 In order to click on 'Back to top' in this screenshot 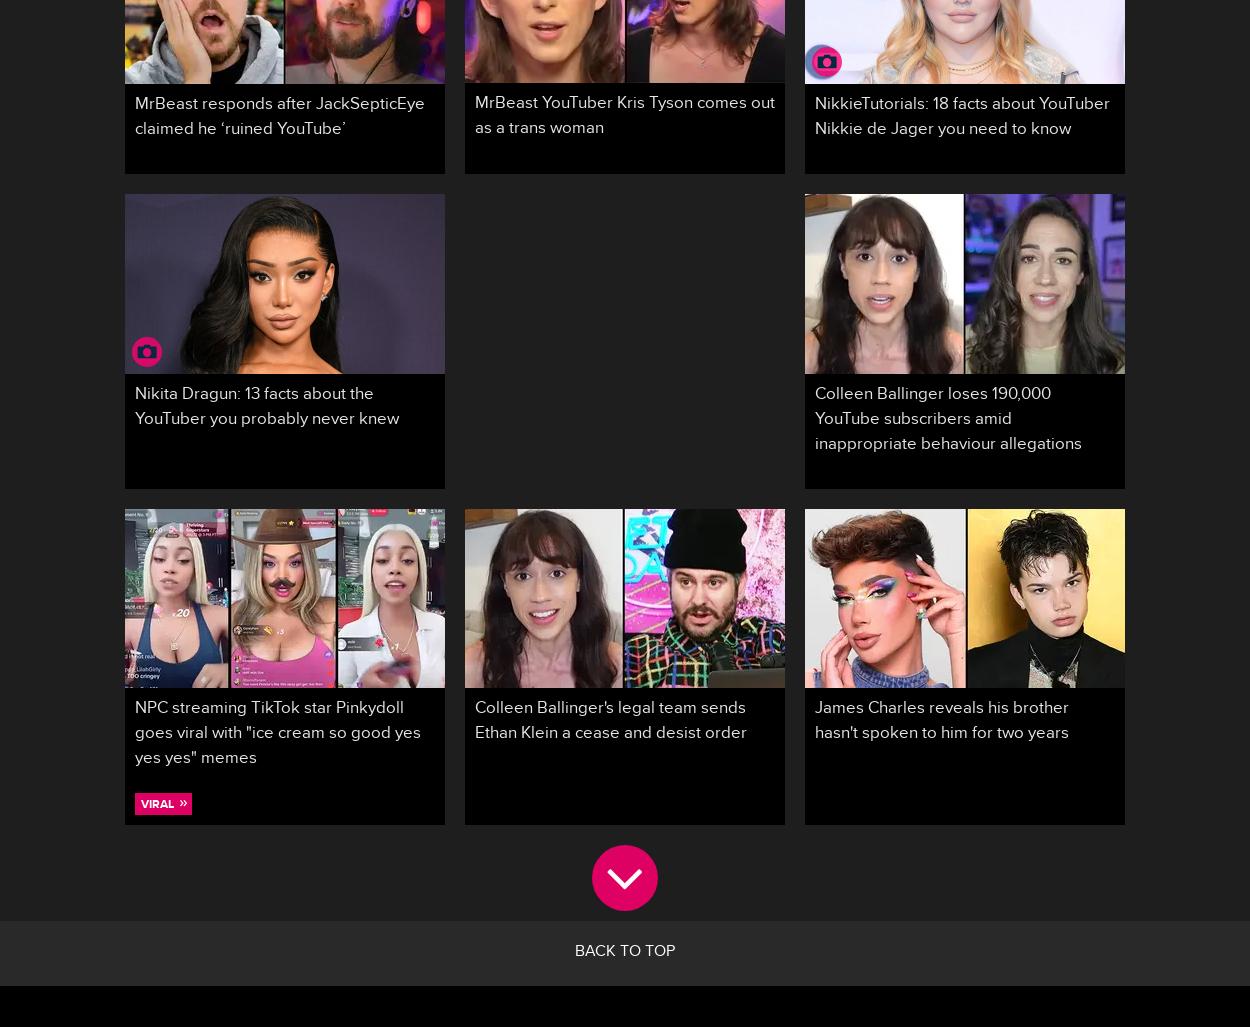, I will do `click(625, 953)`.